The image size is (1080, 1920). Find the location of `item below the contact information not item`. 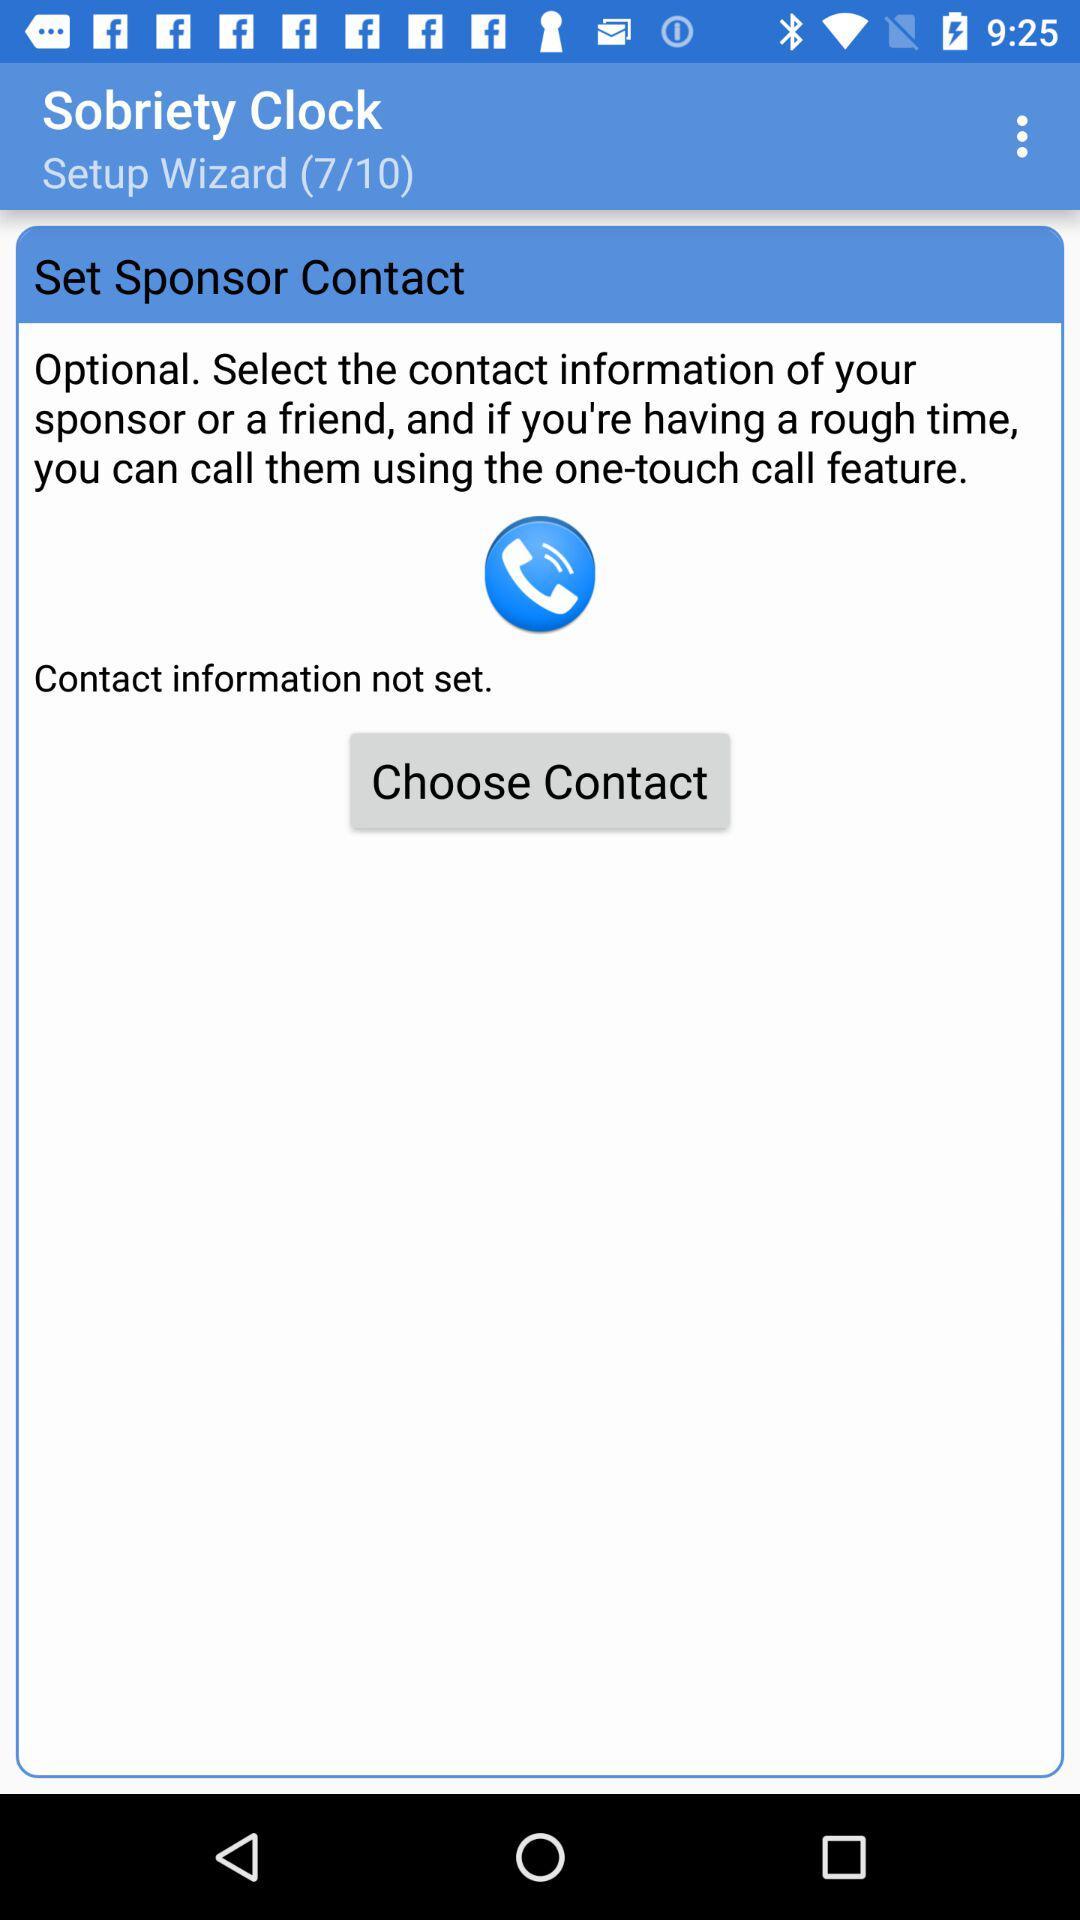

item below the contact information not item is located at coordinates (540, 779).